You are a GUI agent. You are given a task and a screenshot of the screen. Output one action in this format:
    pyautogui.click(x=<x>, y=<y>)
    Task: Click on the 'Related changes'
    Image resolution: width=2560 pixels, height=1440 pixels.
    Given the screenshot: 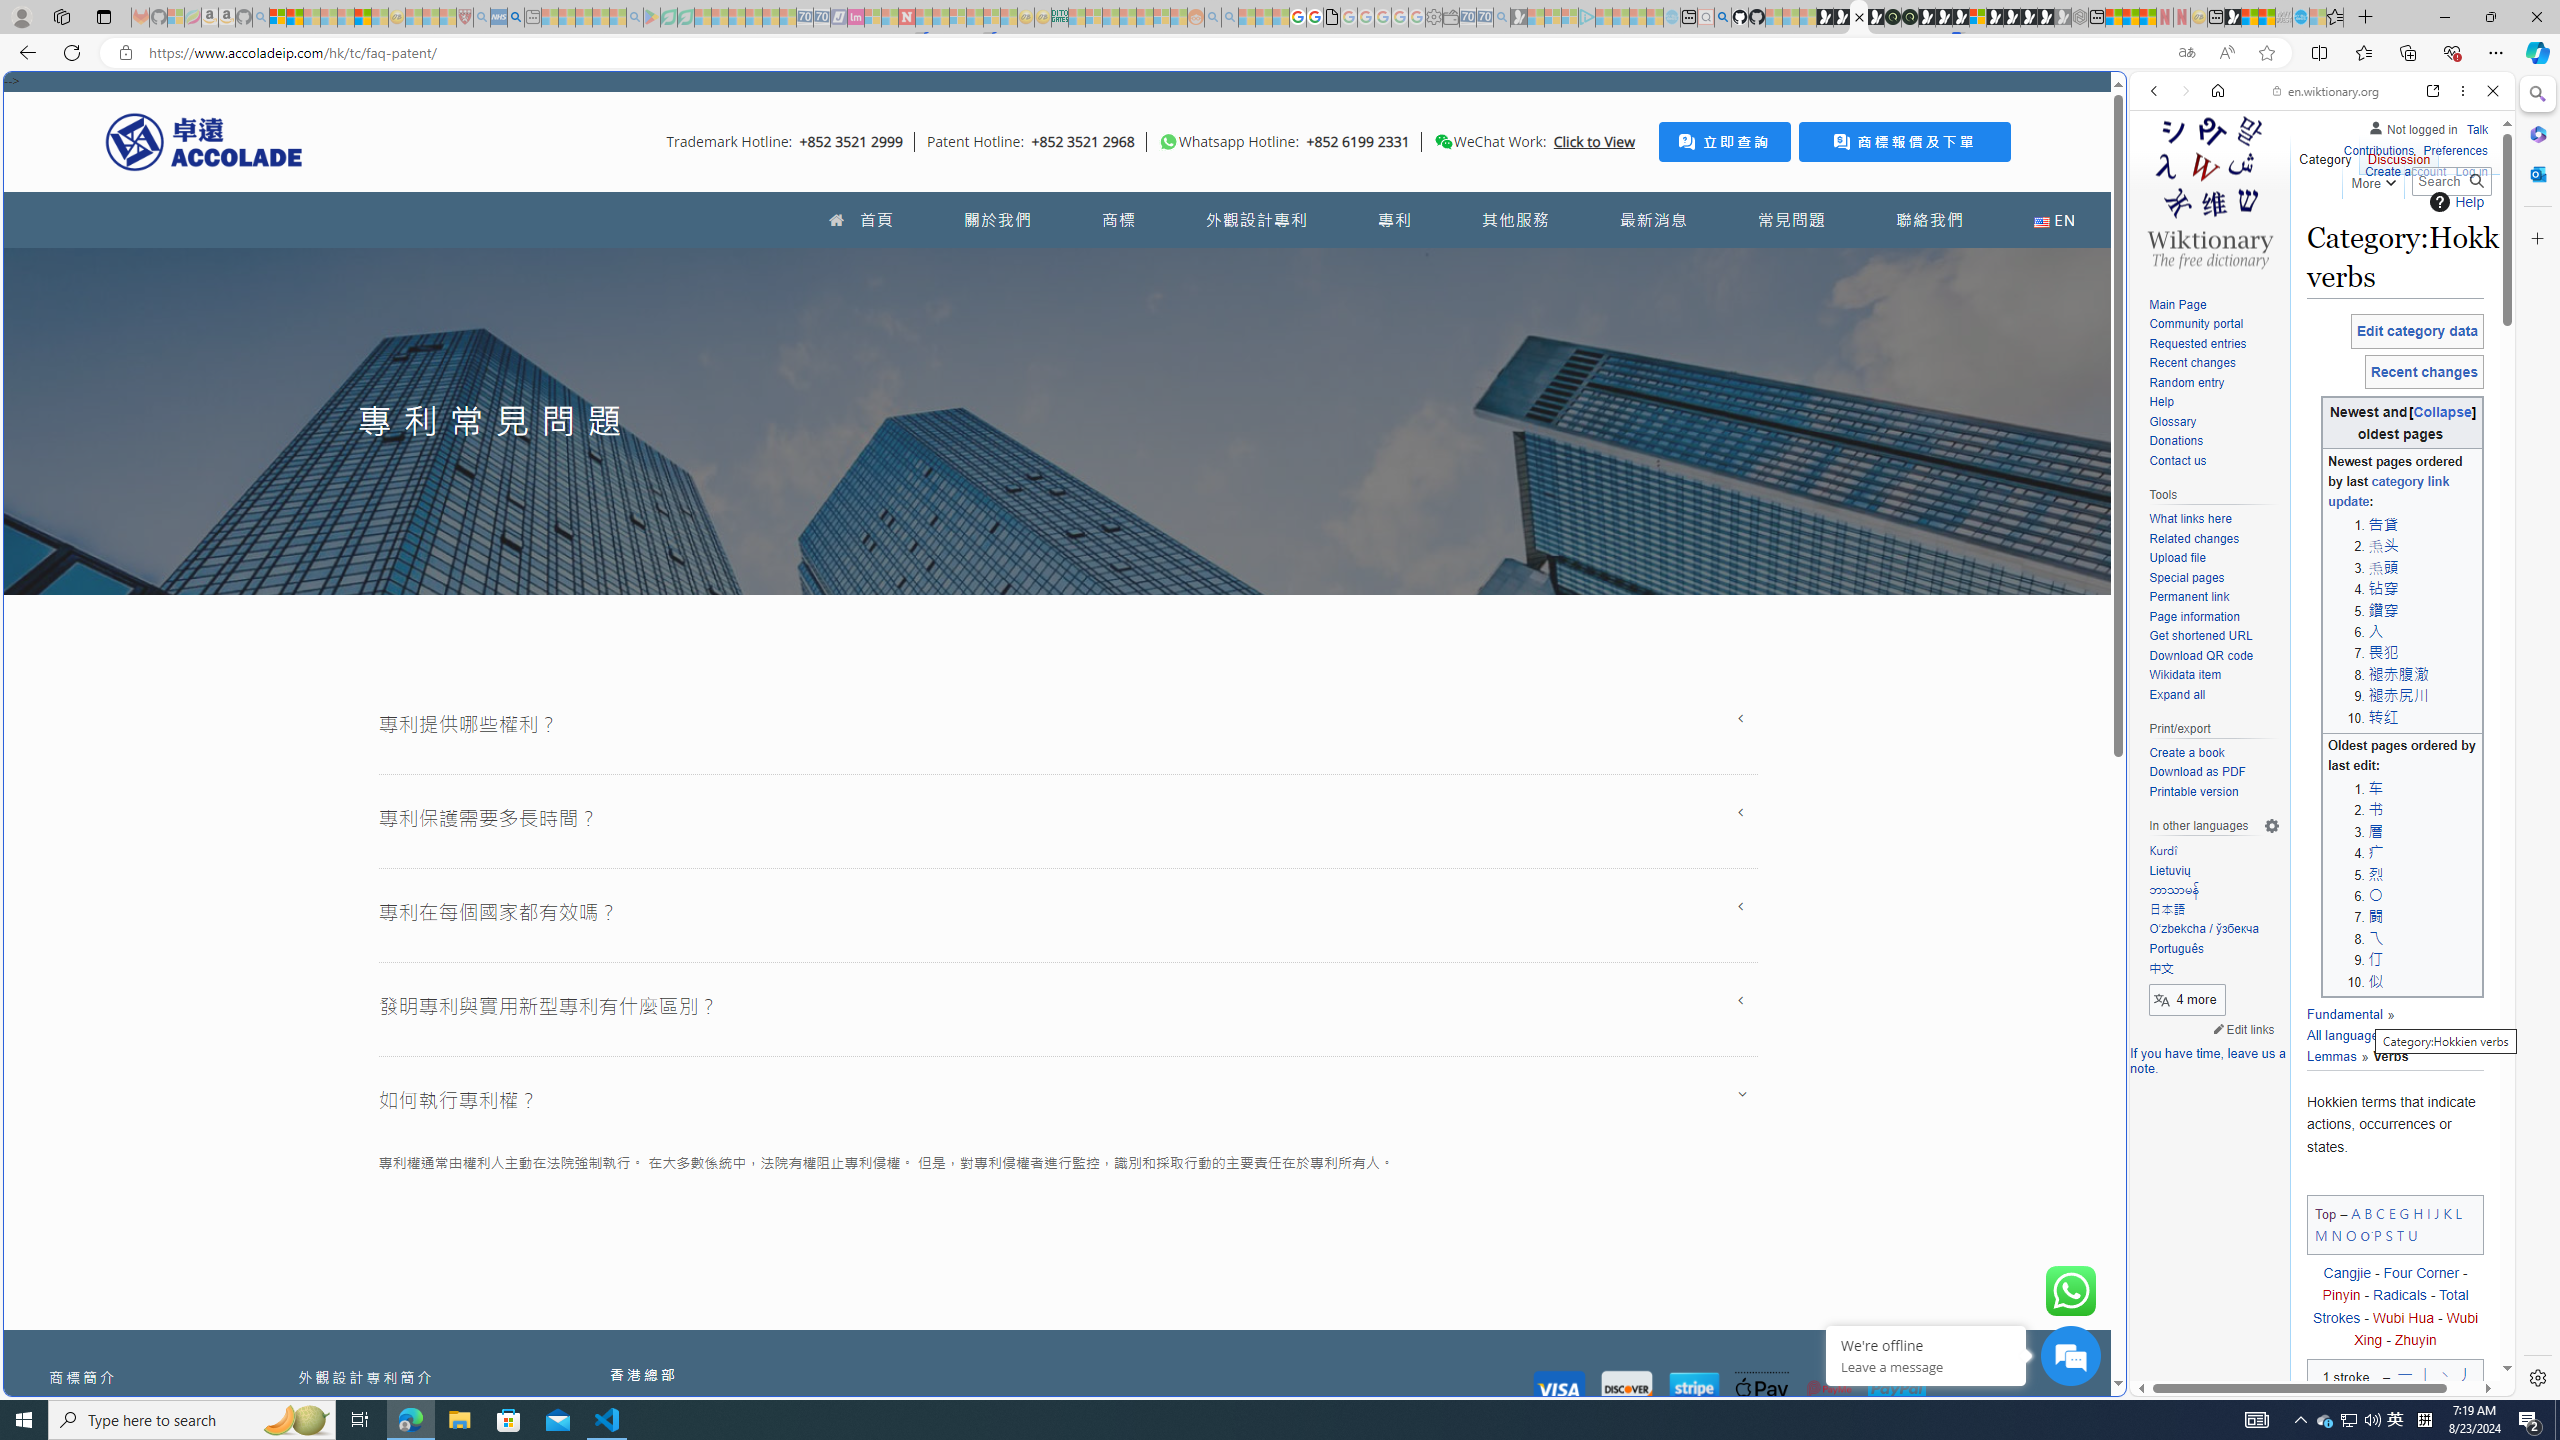 What is the action you would take?
    pyautogui.click(x=2213, y=539)
    